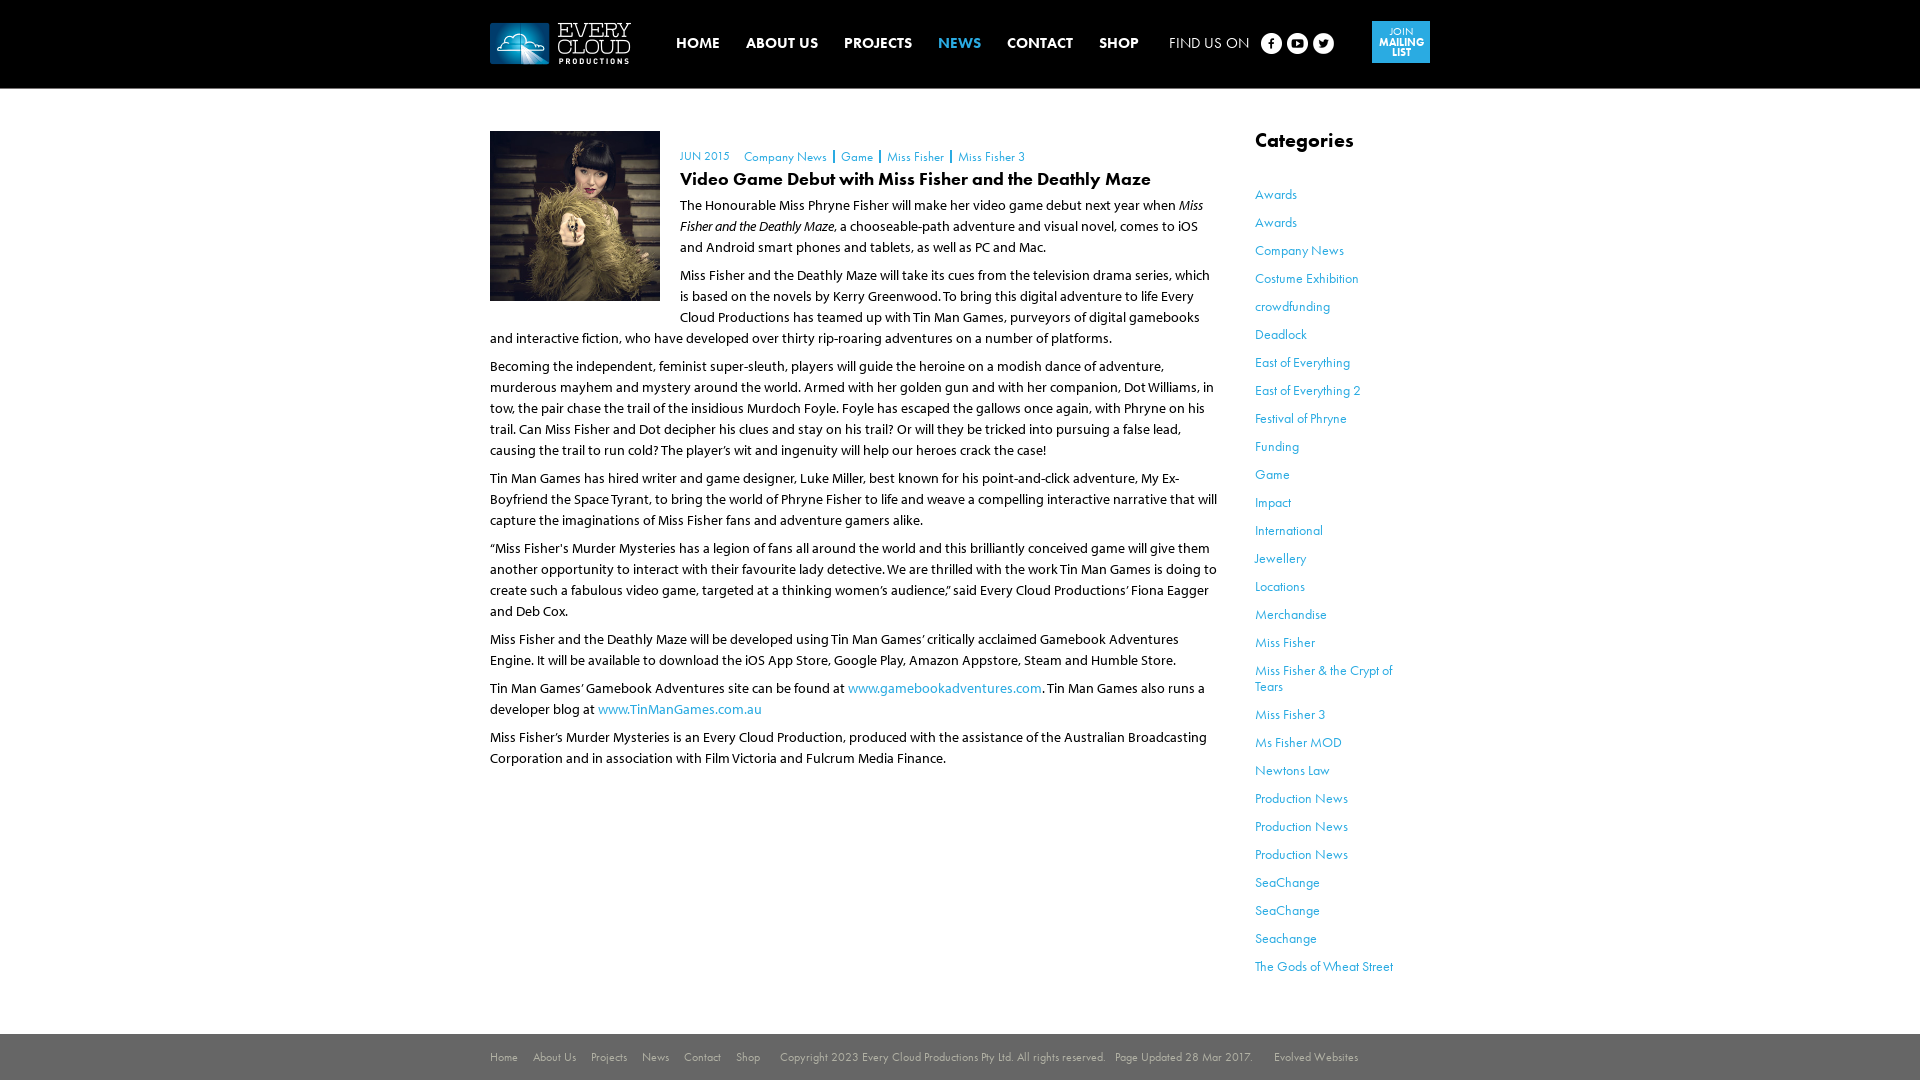 The height and width of the screenshot is (1080, 1920). I want to click on 'Awards', so click(1275, 222).